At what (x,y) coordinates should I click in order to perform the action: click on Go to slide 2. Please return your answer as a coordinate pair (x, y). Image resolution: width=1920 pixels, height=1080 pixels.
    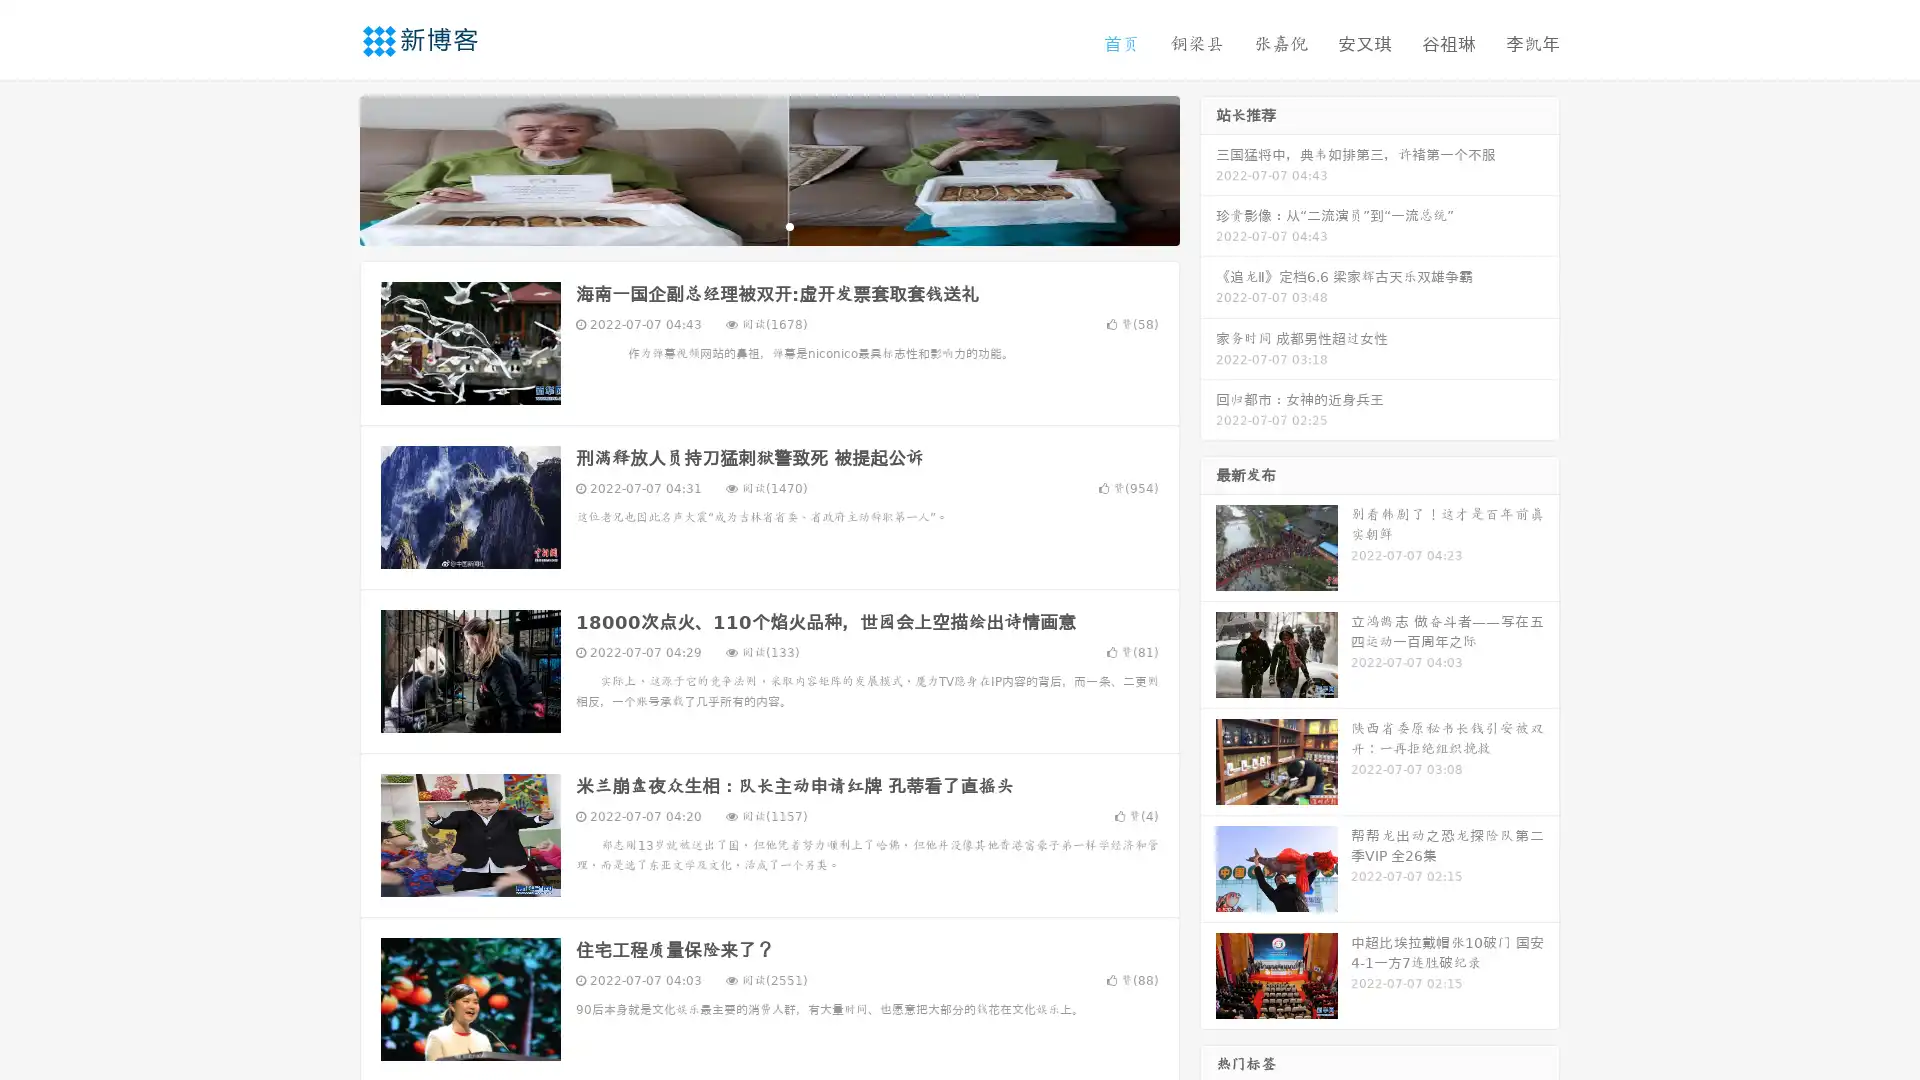
    Looking at the image, I should click on (768, 225).